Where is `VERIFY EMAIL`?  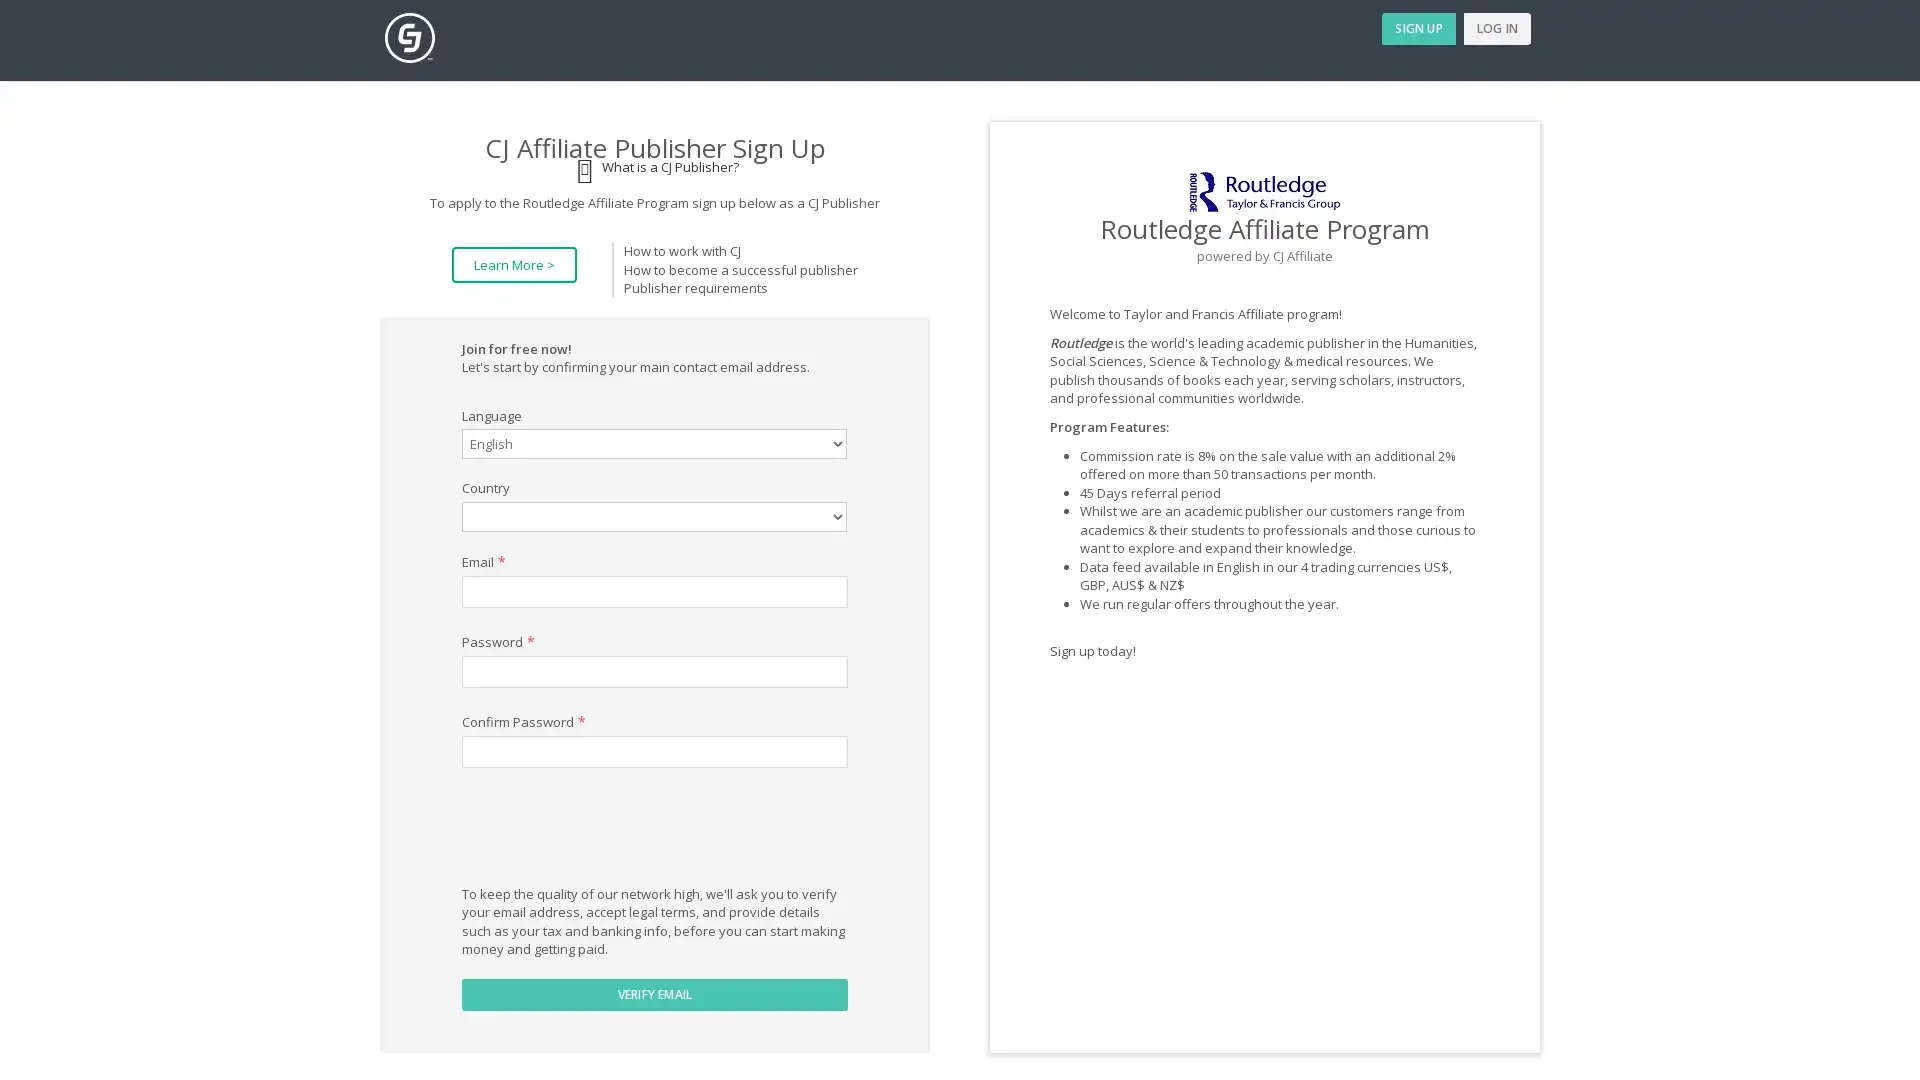
VERIFY EMAIL is located at coordinates (654, 994).